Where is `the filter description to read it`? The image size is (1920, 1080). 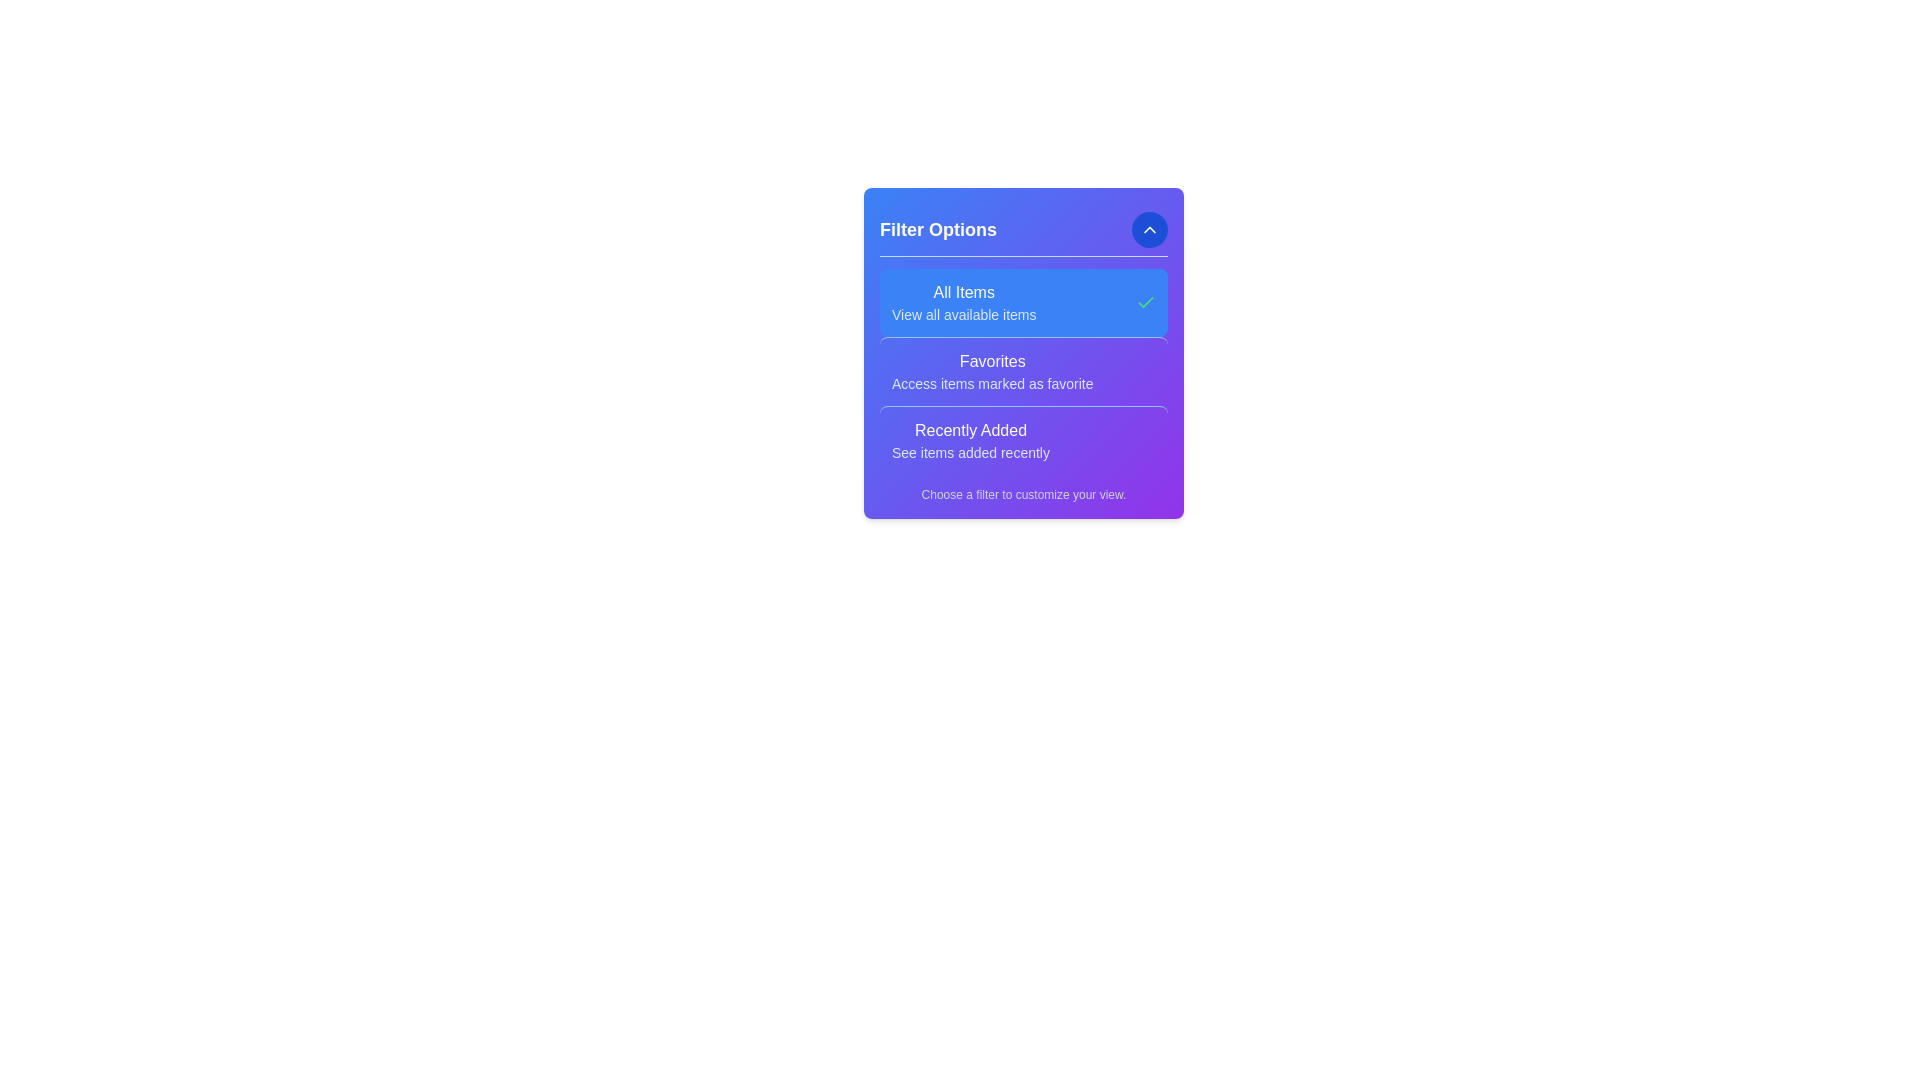
the filter description to read it is located at coordinates (964, 315).